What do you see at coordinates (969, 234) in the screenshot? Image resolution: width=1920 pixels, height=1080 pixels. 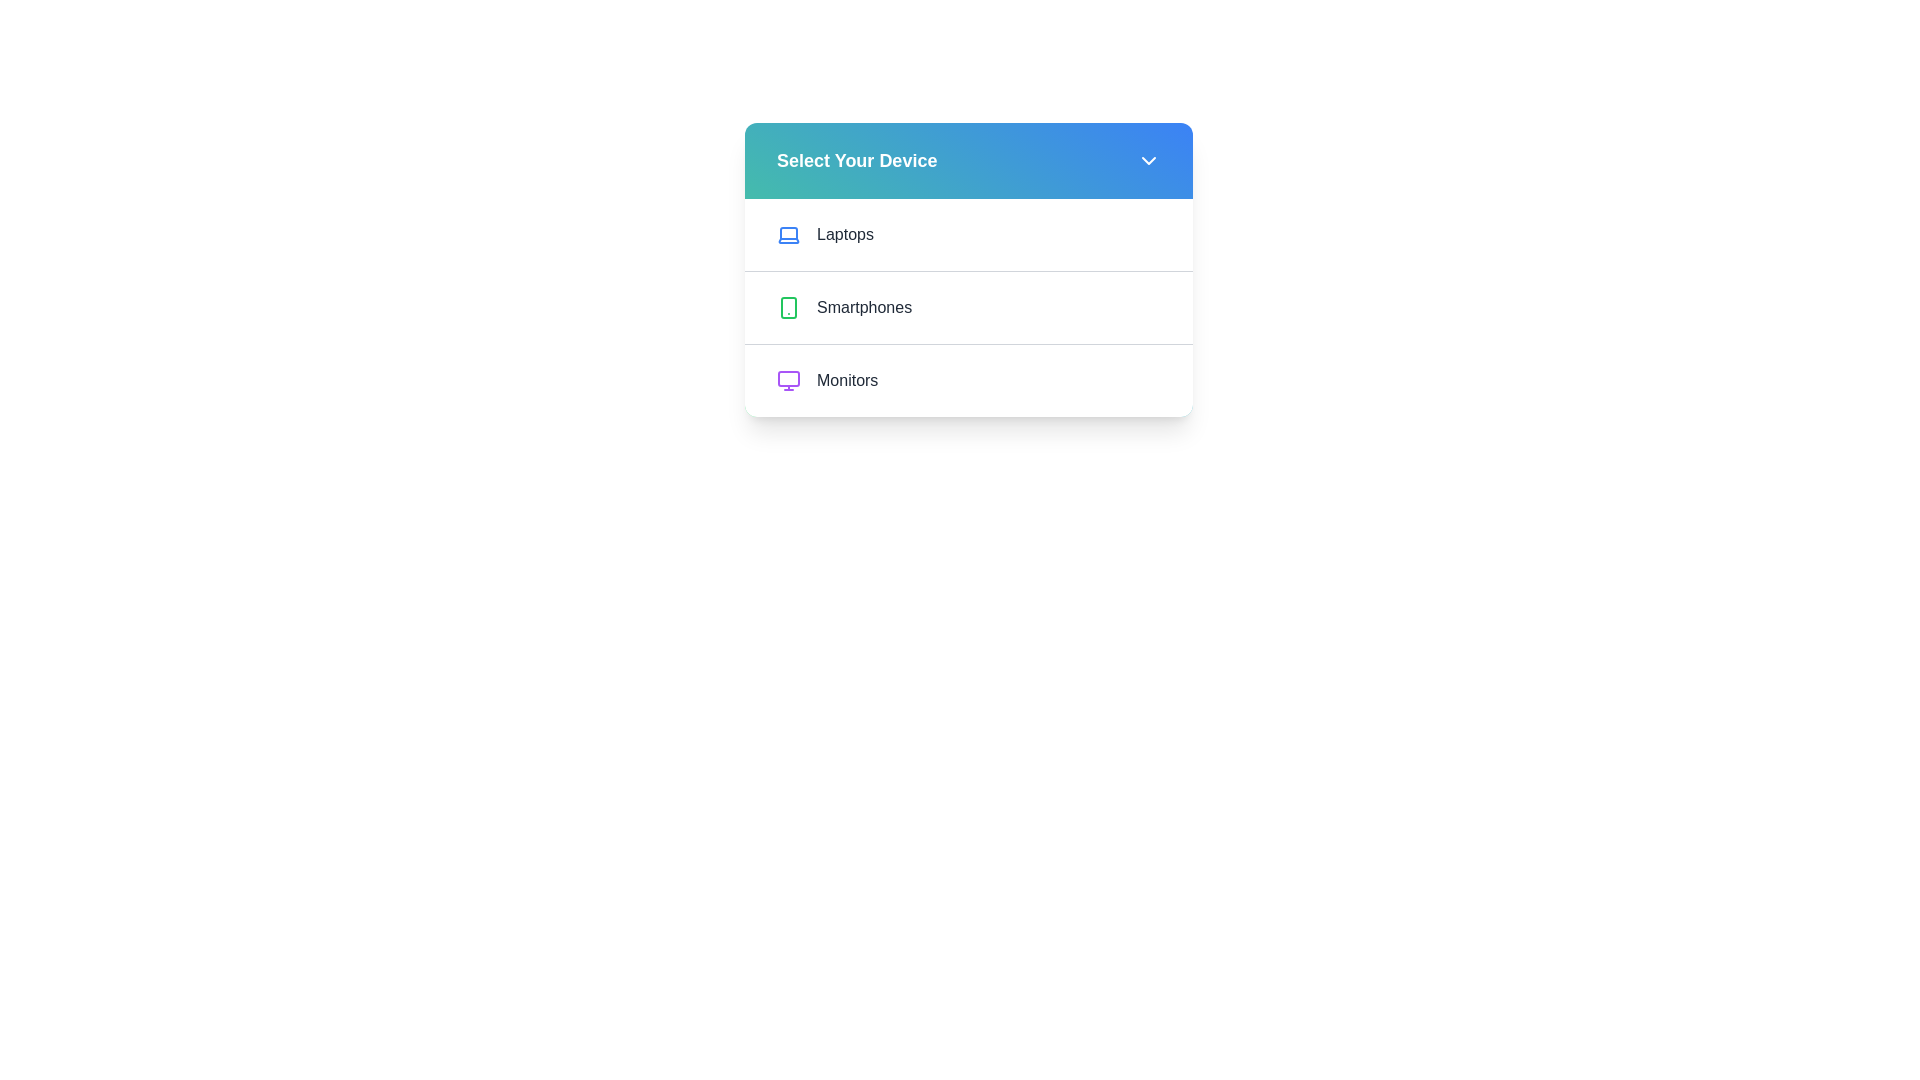 I see `the device option Laptops from the dropdown menu` at bounding box center [969, 234].